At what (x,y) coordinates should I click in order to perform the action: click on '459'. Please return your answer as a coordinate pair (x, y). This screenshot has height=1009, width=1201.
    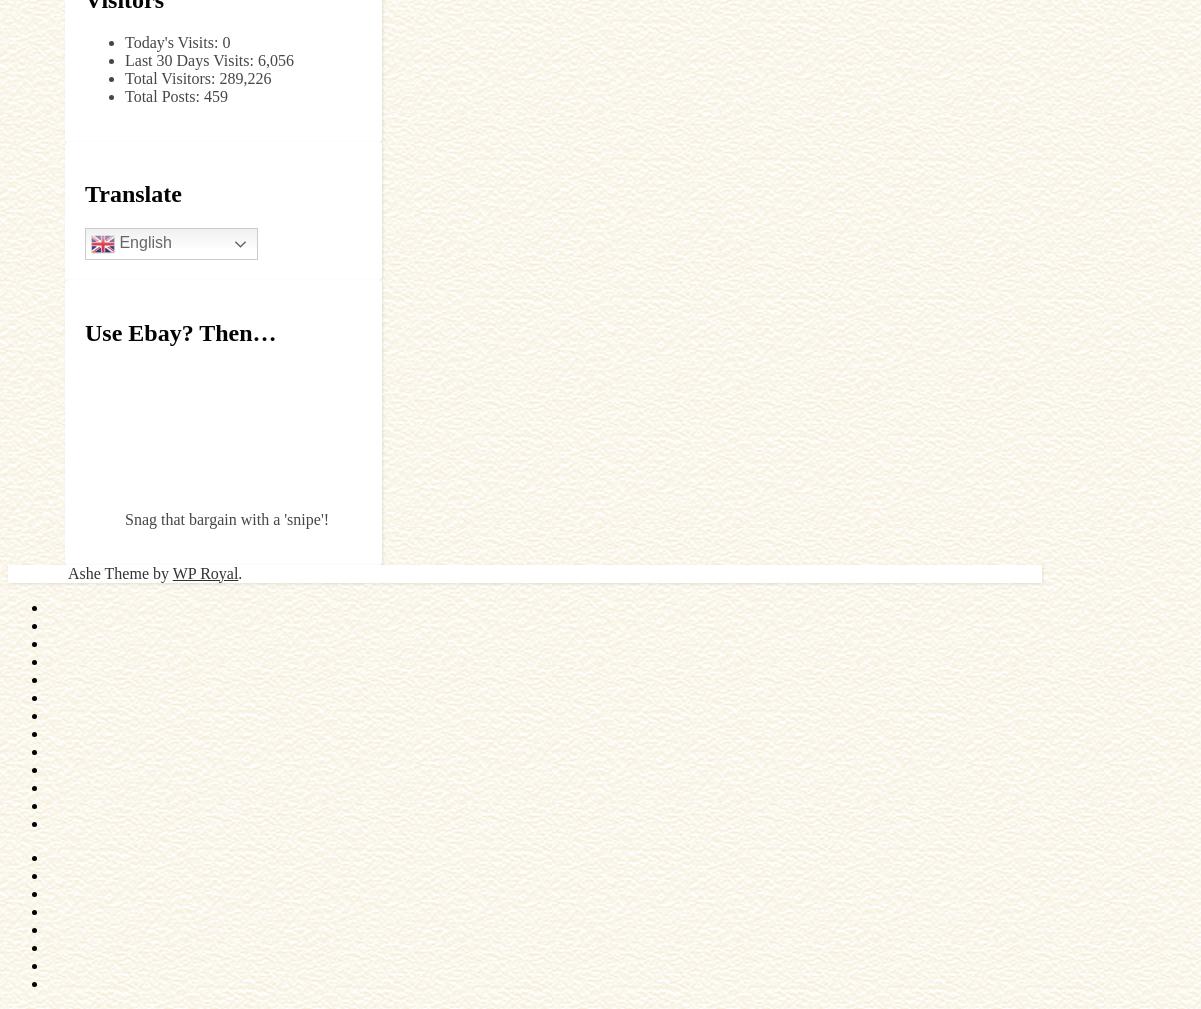
    Looking at the image, I should click on (201, 94).